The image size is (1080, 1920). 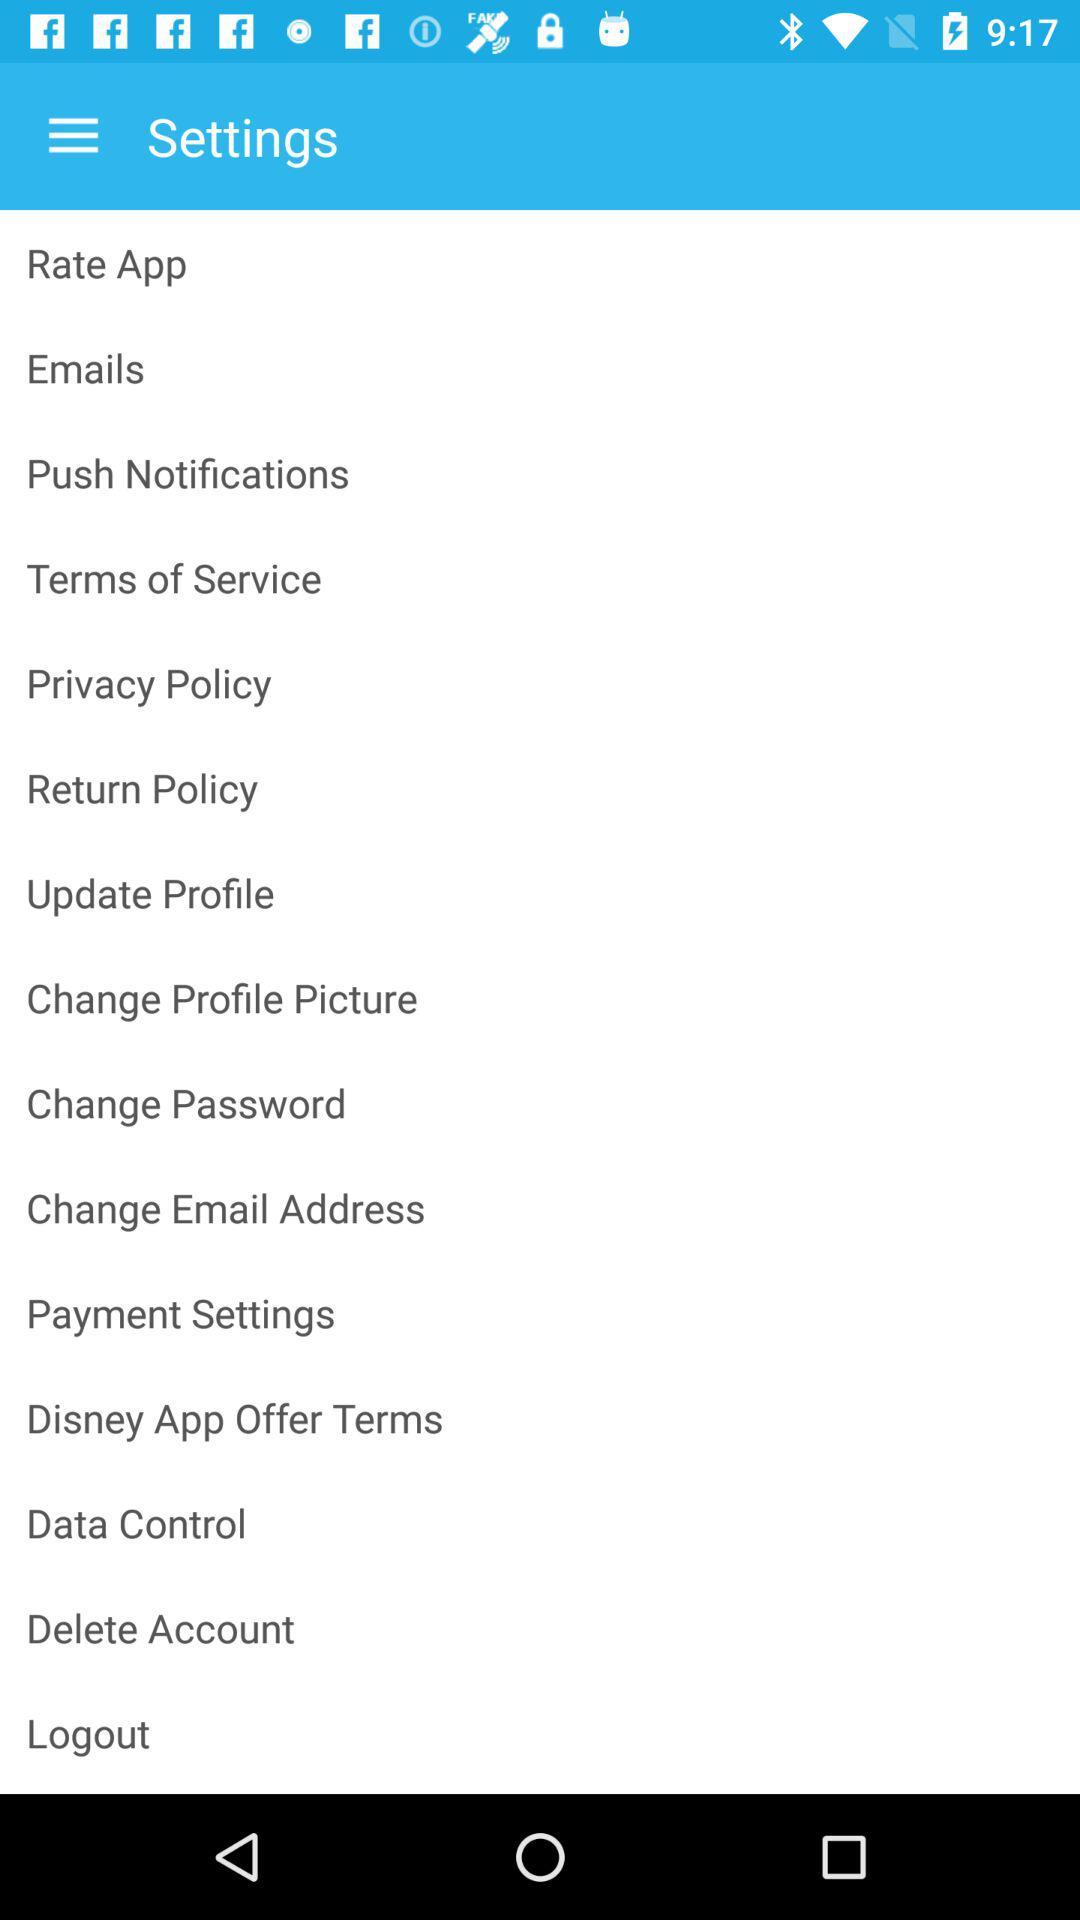 I want to click on the item above the terms of service item, so click(x=540, y=471).